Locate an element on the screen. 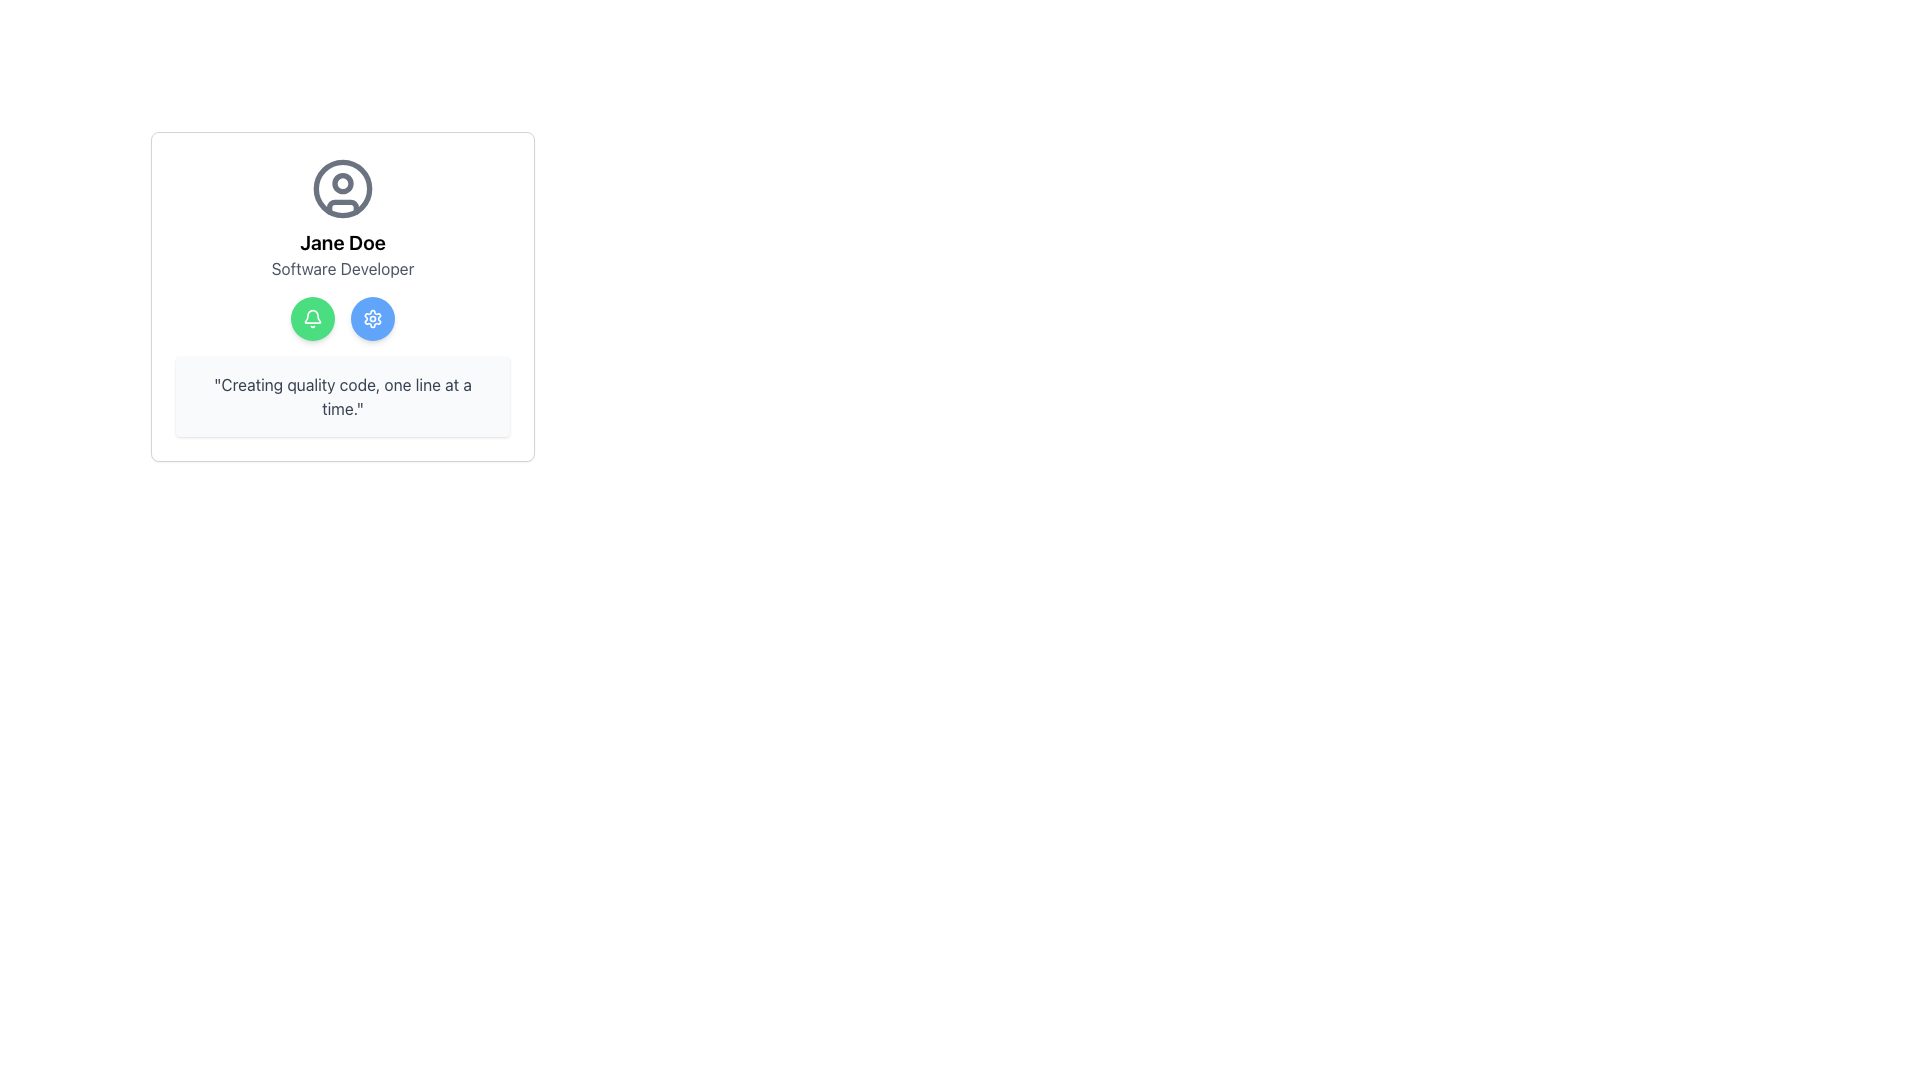 The image size is (1920, 1080). the notification bell icon located beneath the user's avatar and name is located at coordinates (311, 315).